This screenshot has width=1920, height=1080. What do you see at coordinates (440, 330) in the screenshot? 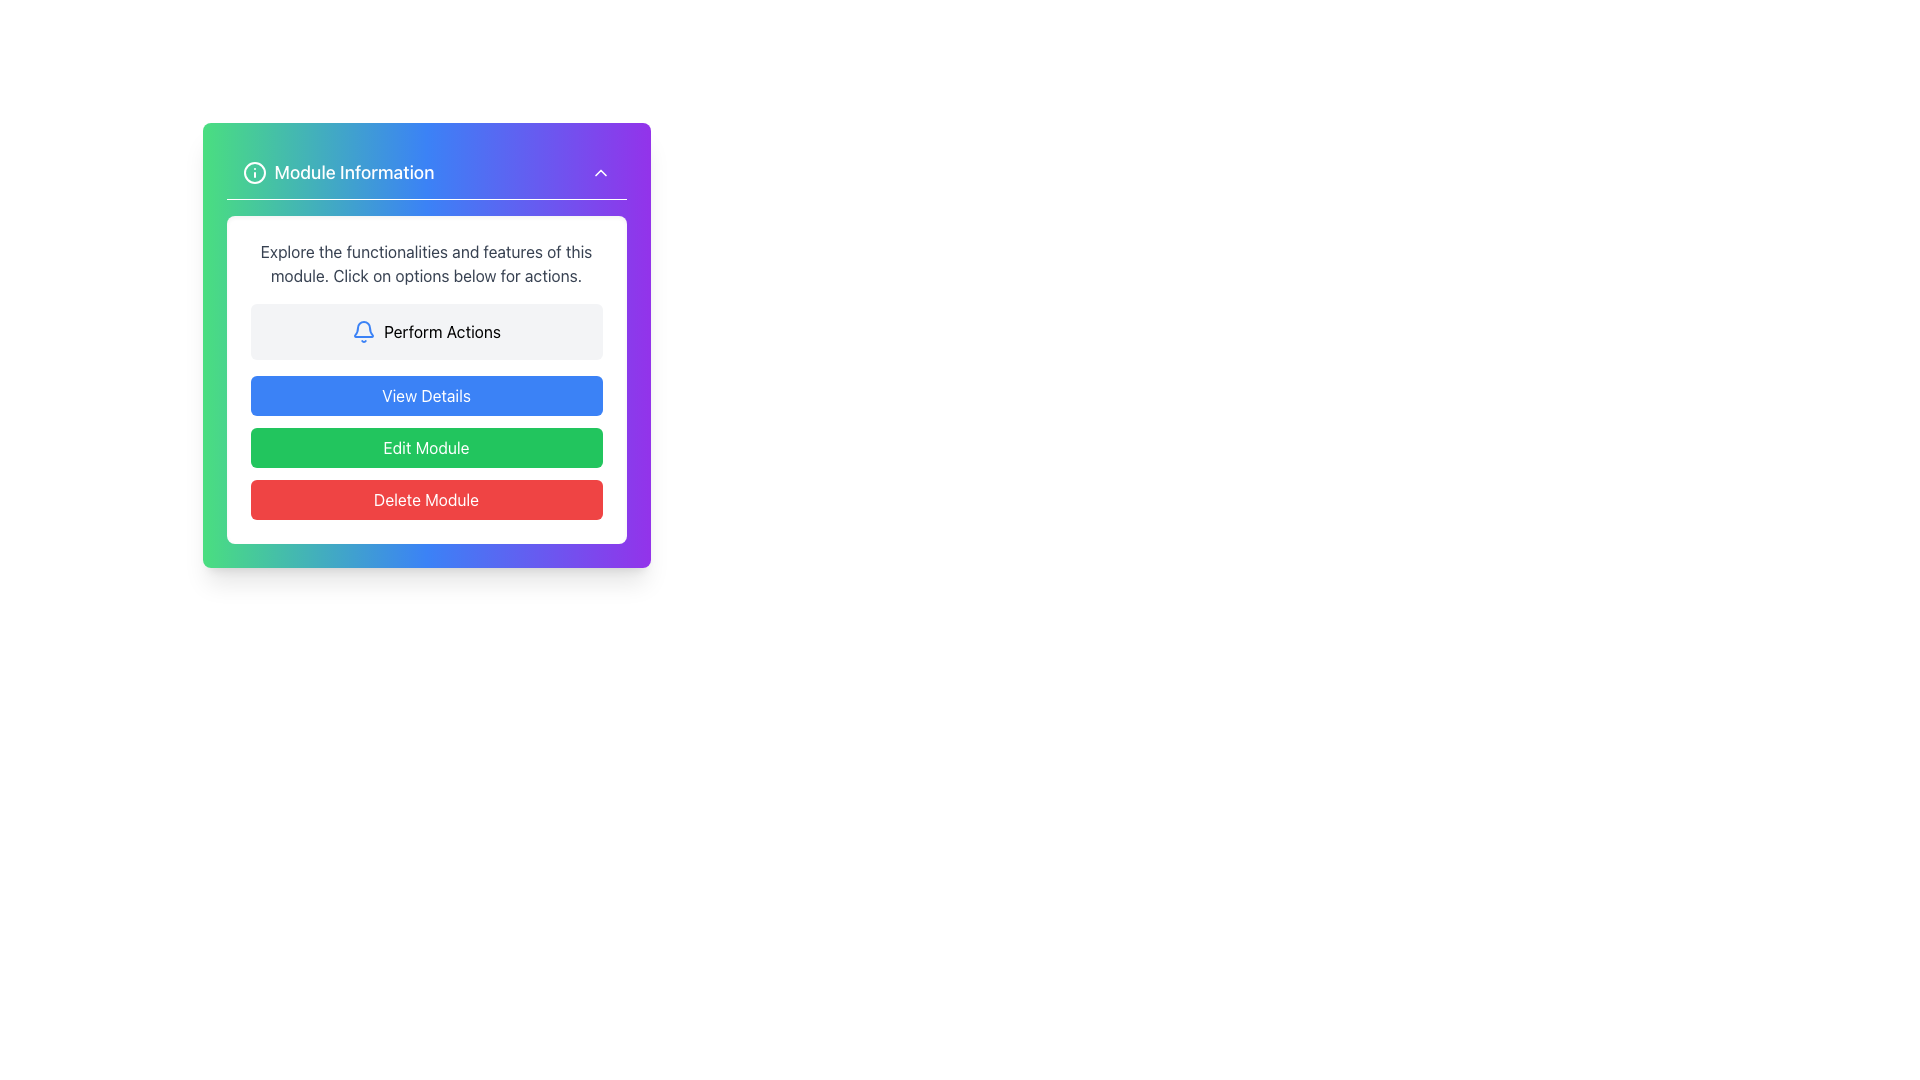
I see `the white button surrounding the text label displaying 'Perform Actions'` at bounding box center [440, 330].